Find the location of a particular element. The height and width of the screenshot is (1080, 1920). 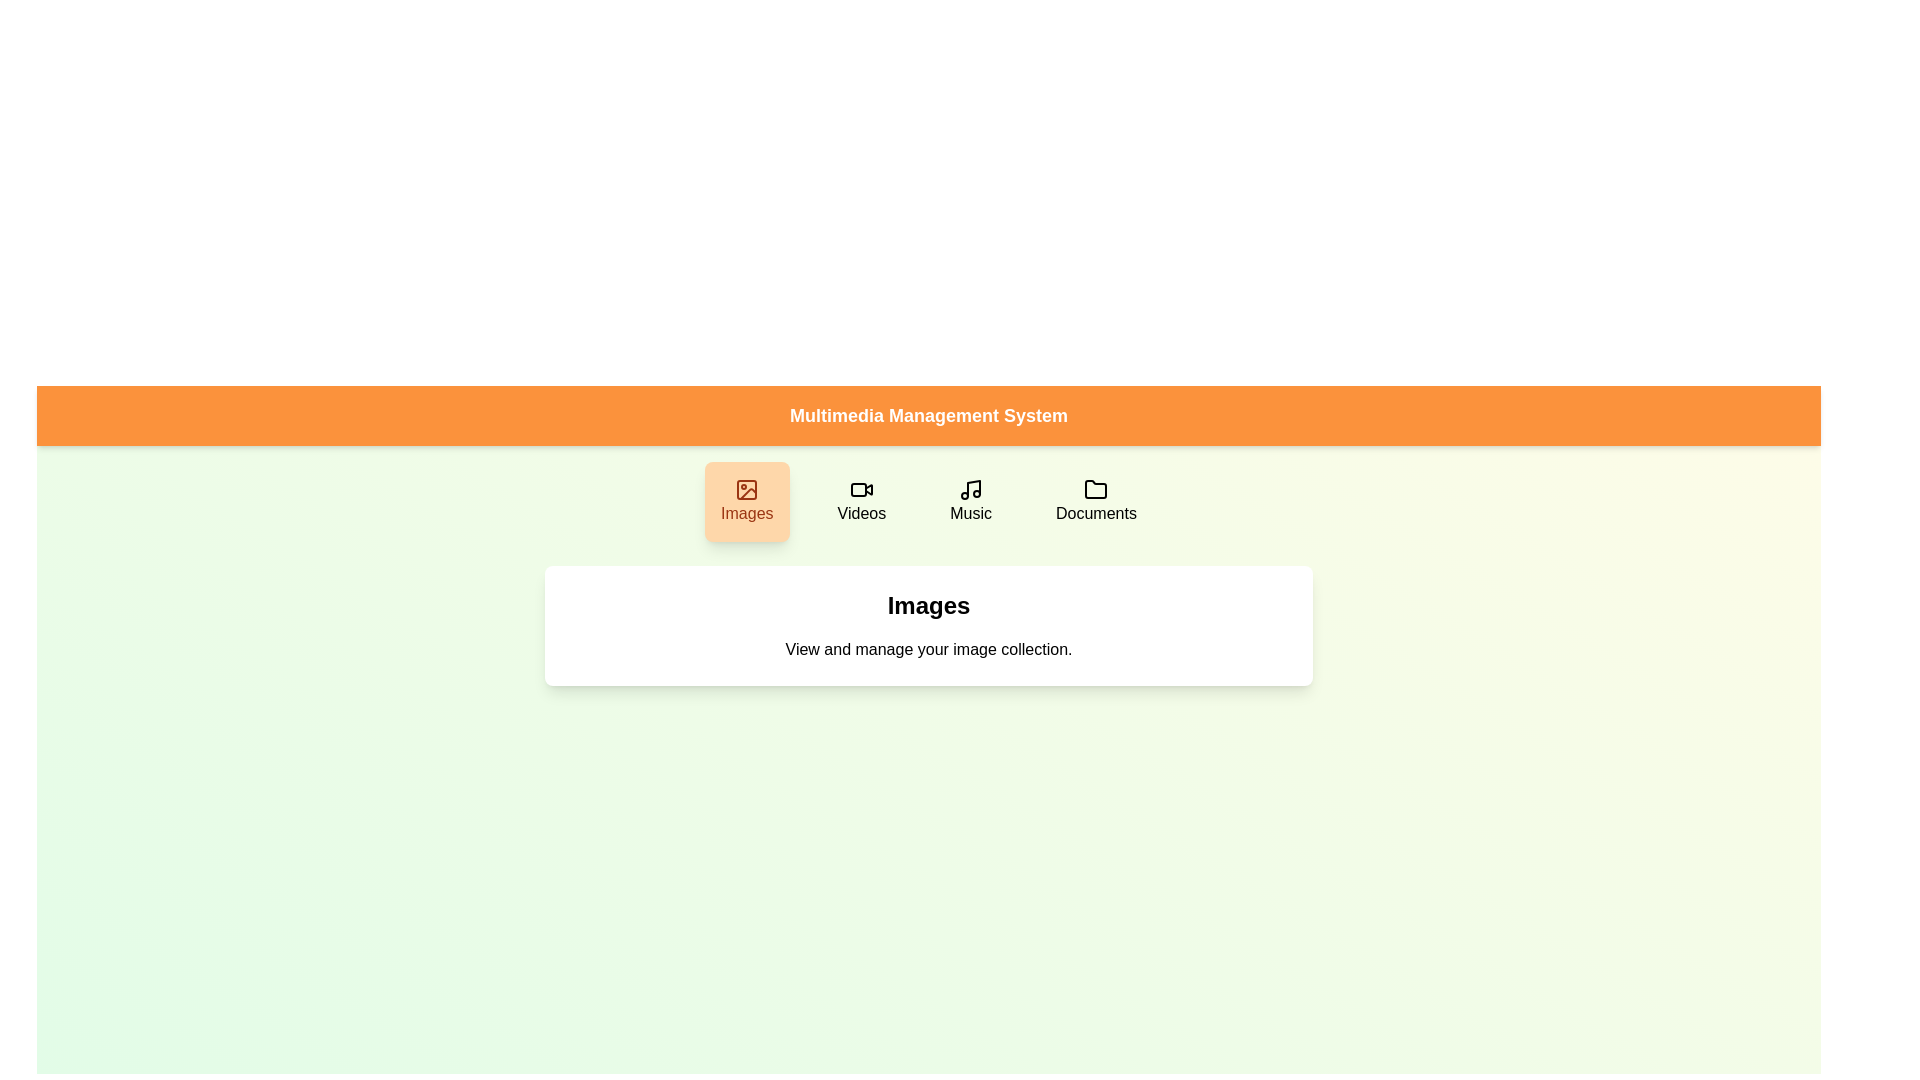

the Documents button to switch the active category is located at coordinates (1095, 500).